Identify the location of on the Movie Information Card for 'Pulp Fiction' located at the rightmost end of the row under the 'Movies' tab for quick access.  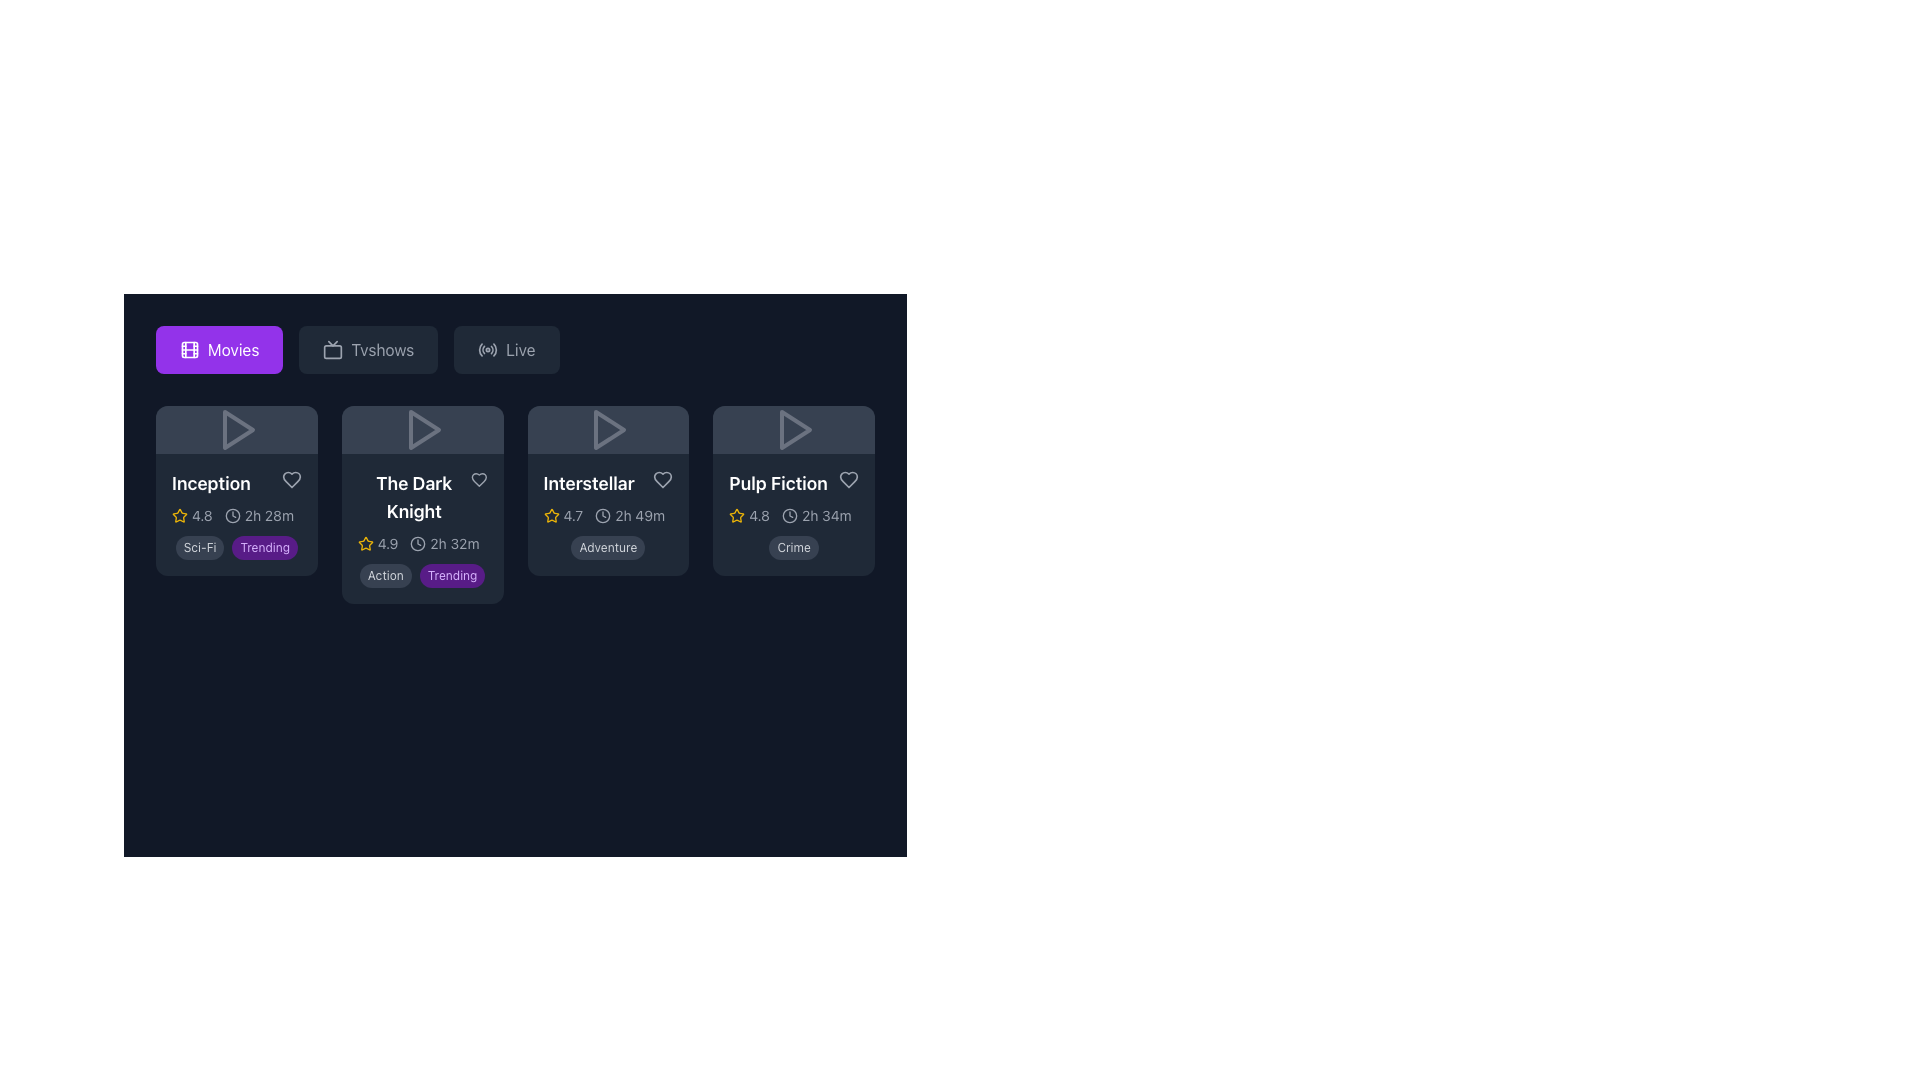
(793, 490).